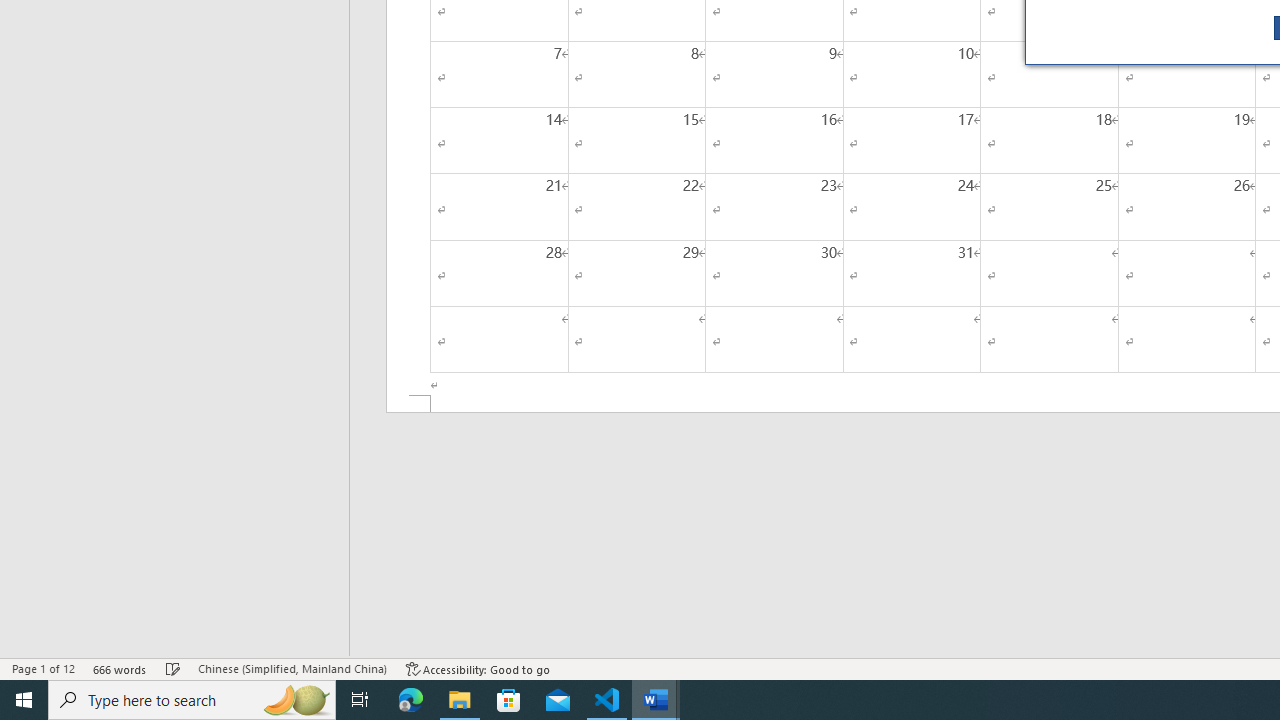 Image resolution: width=1280 pixels, height=720 pixels. Describe the element at coordinates (410, 698) in the screenshot. I see `'Microsoft Edge'` at that location.